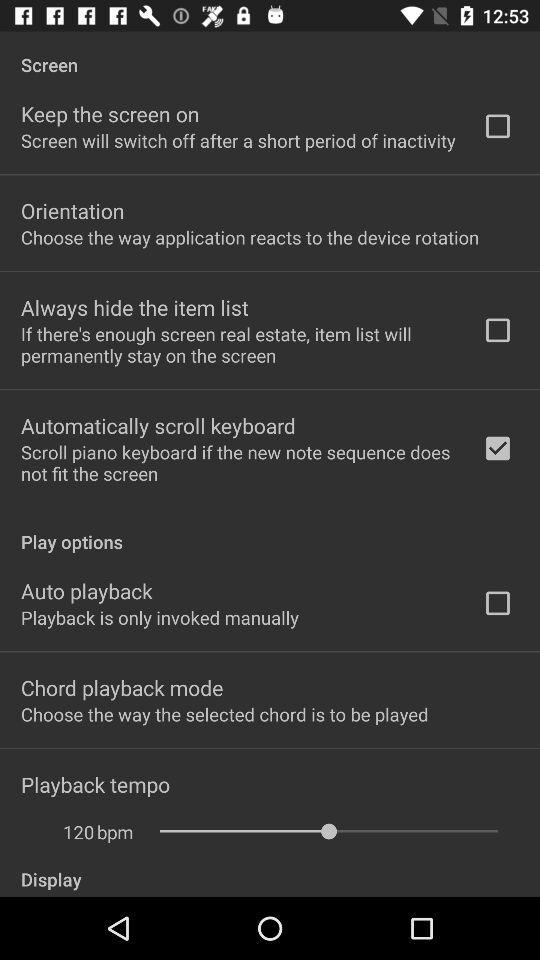 The height and width of the screenshot is (960, 540). I want to click on the item below the choose the way item, so click(134, 307).